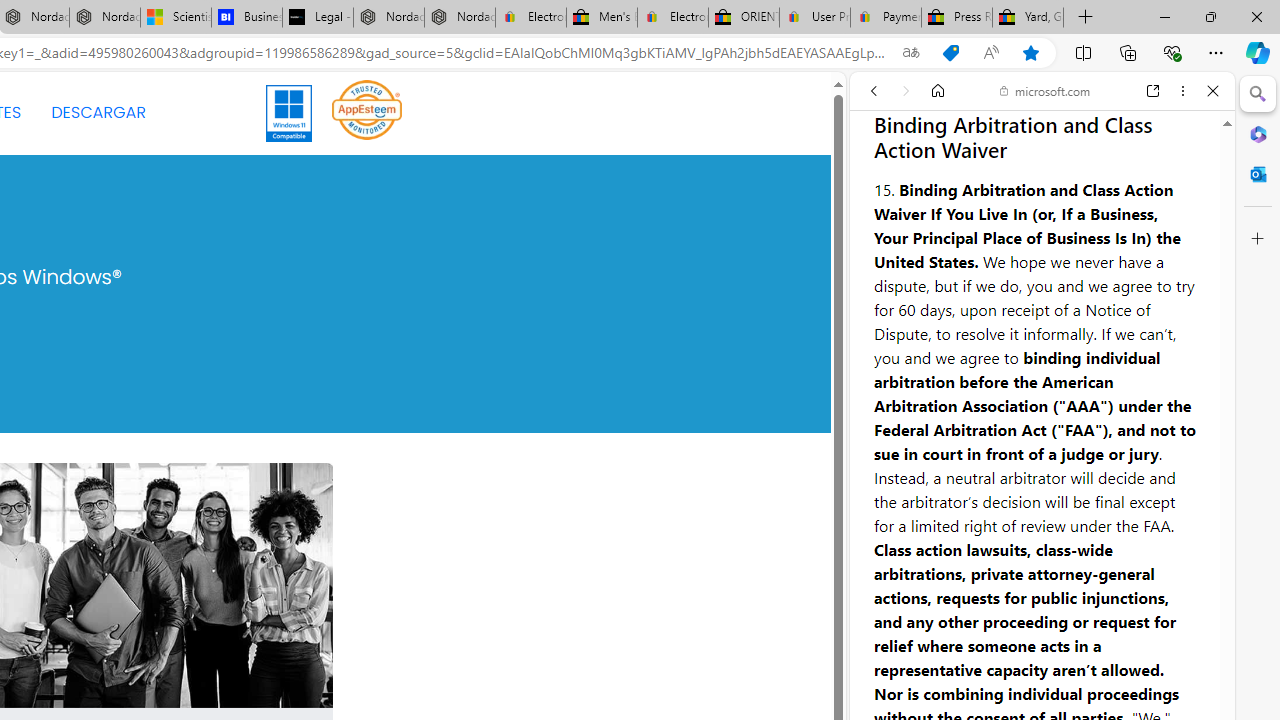 This screenshot has height=720, width=1280. Describe the element at coordinates (1051, 137) in the screenshot. I see `'Search the web'` at that location.